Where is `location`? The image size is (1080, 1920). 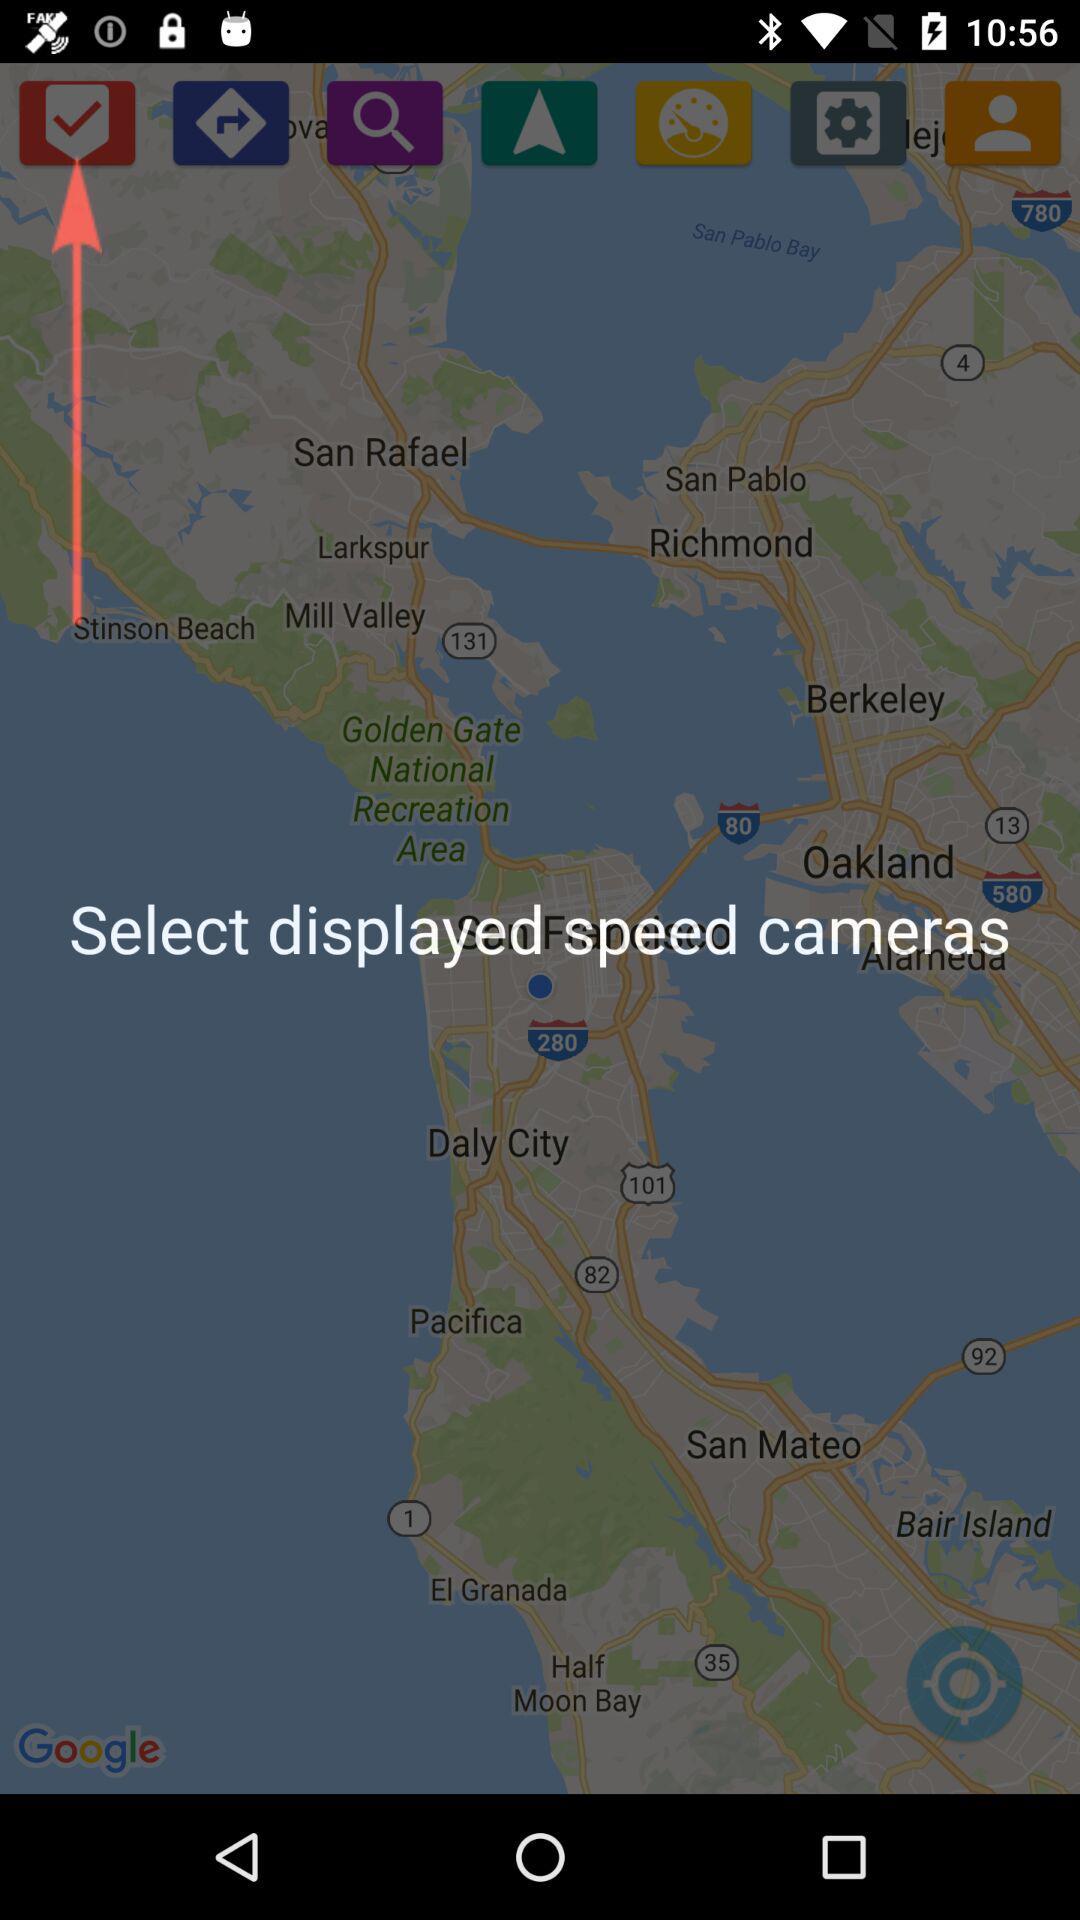 location is located at coordinates (963, 1693).